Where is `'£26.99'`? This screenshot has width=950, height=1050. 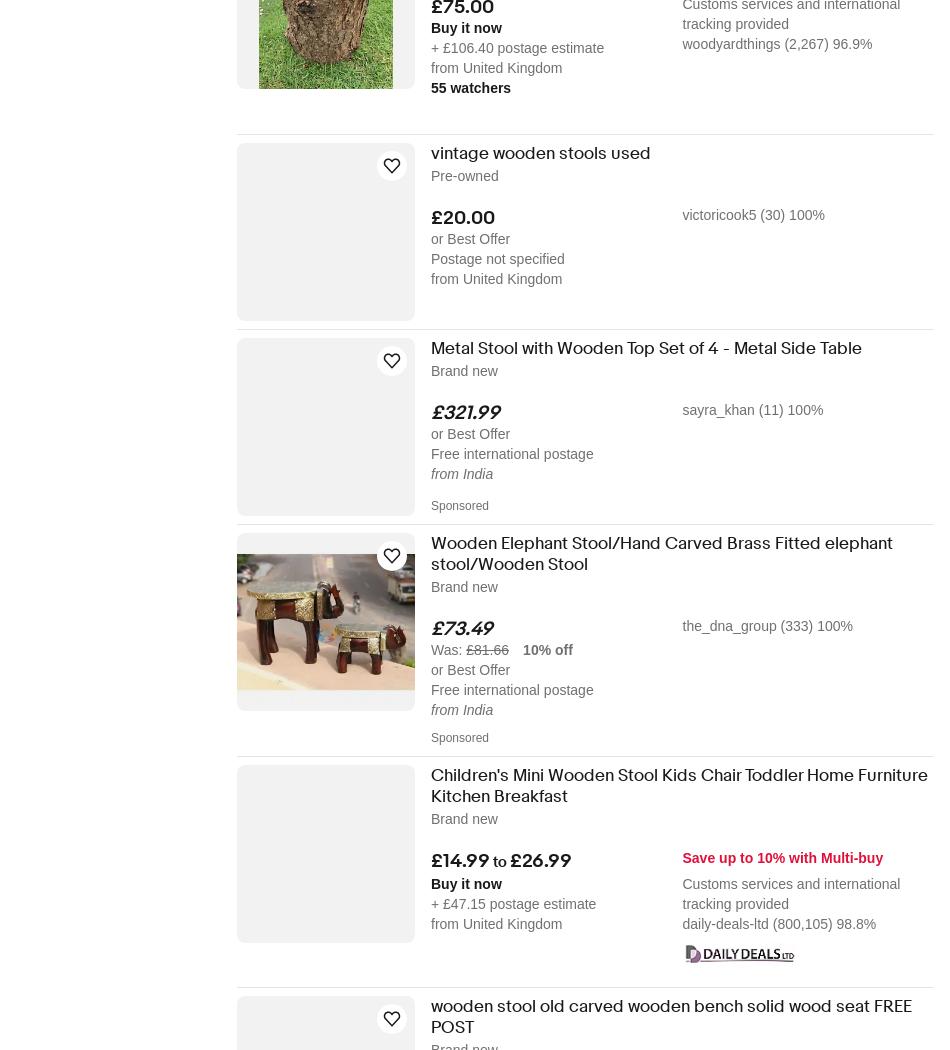 '£26.99' is located at coordinates (541, 861).